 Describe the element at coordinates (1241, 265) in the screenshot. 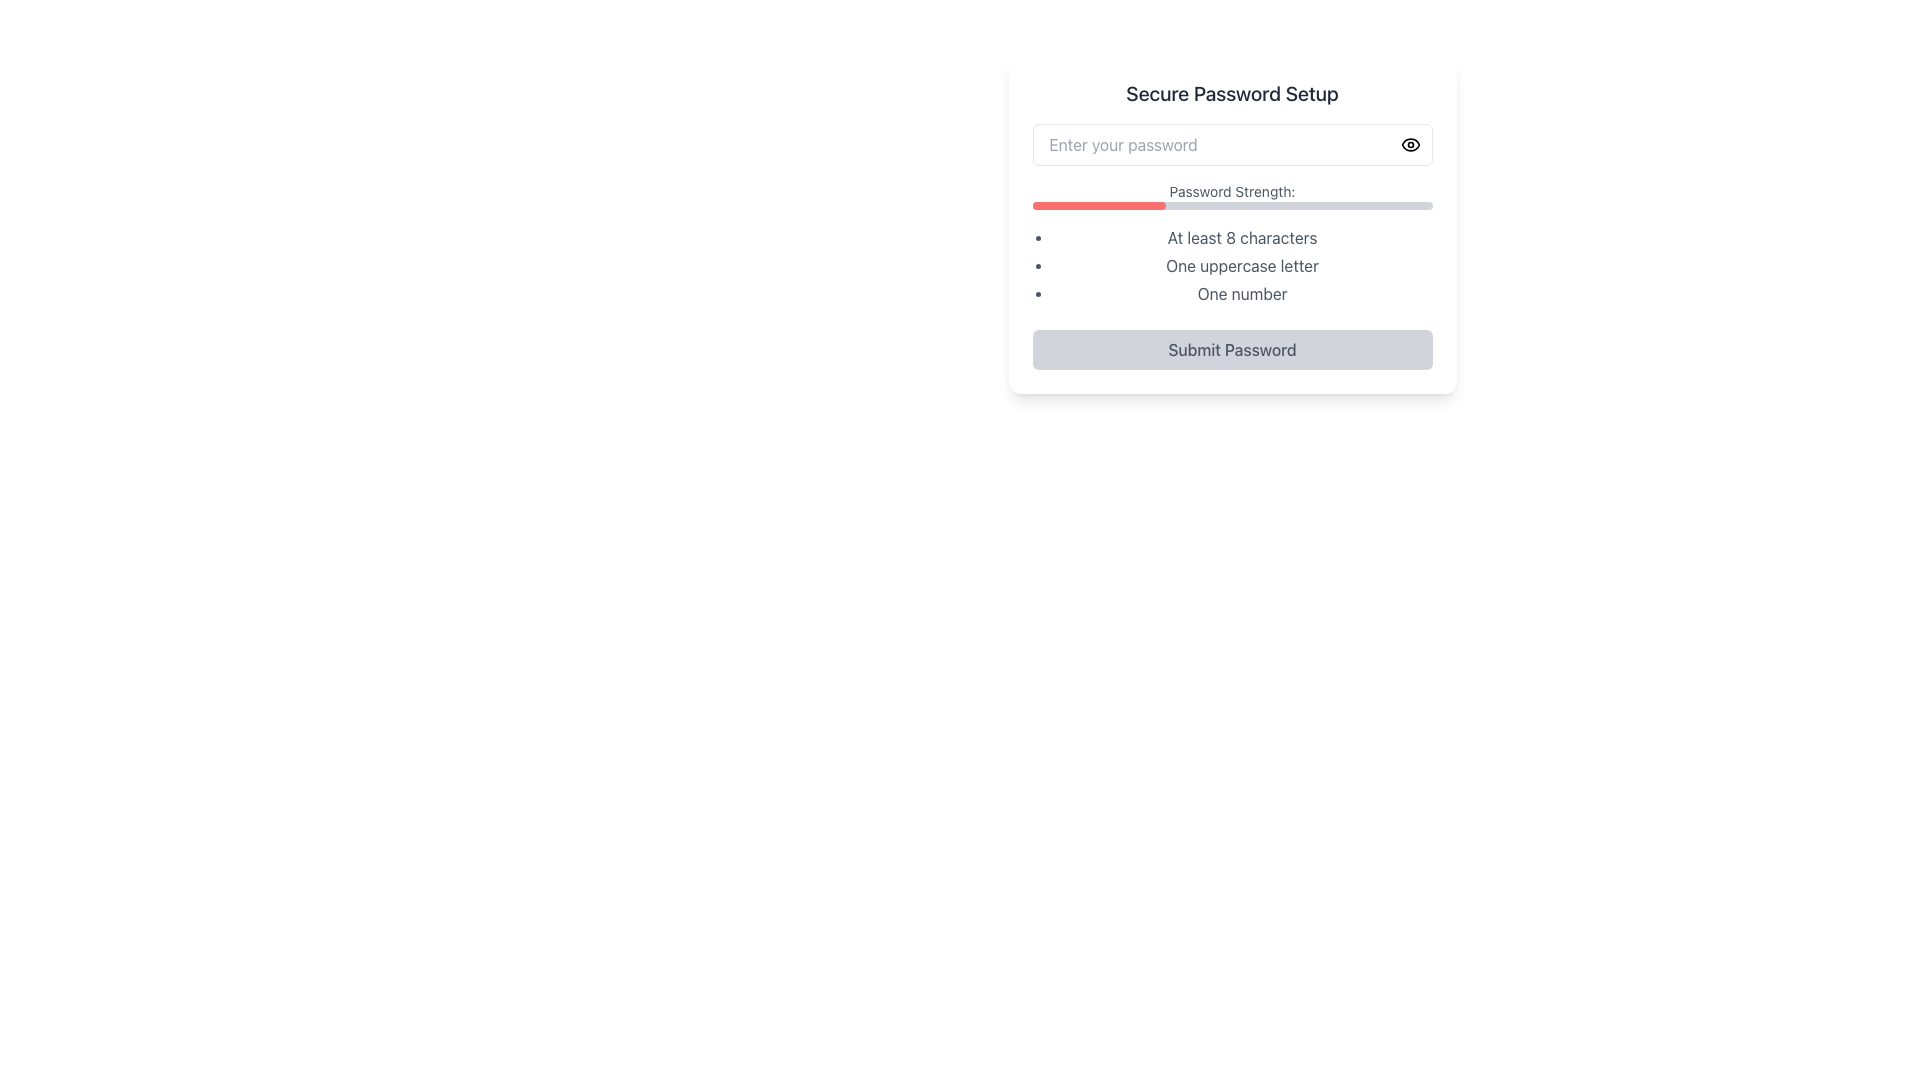

I see `text informing the user about the password requirement for including at least one uppercase letter, which is the second item in the password strength criteria list located under the 'Password Strength' label` at that location.